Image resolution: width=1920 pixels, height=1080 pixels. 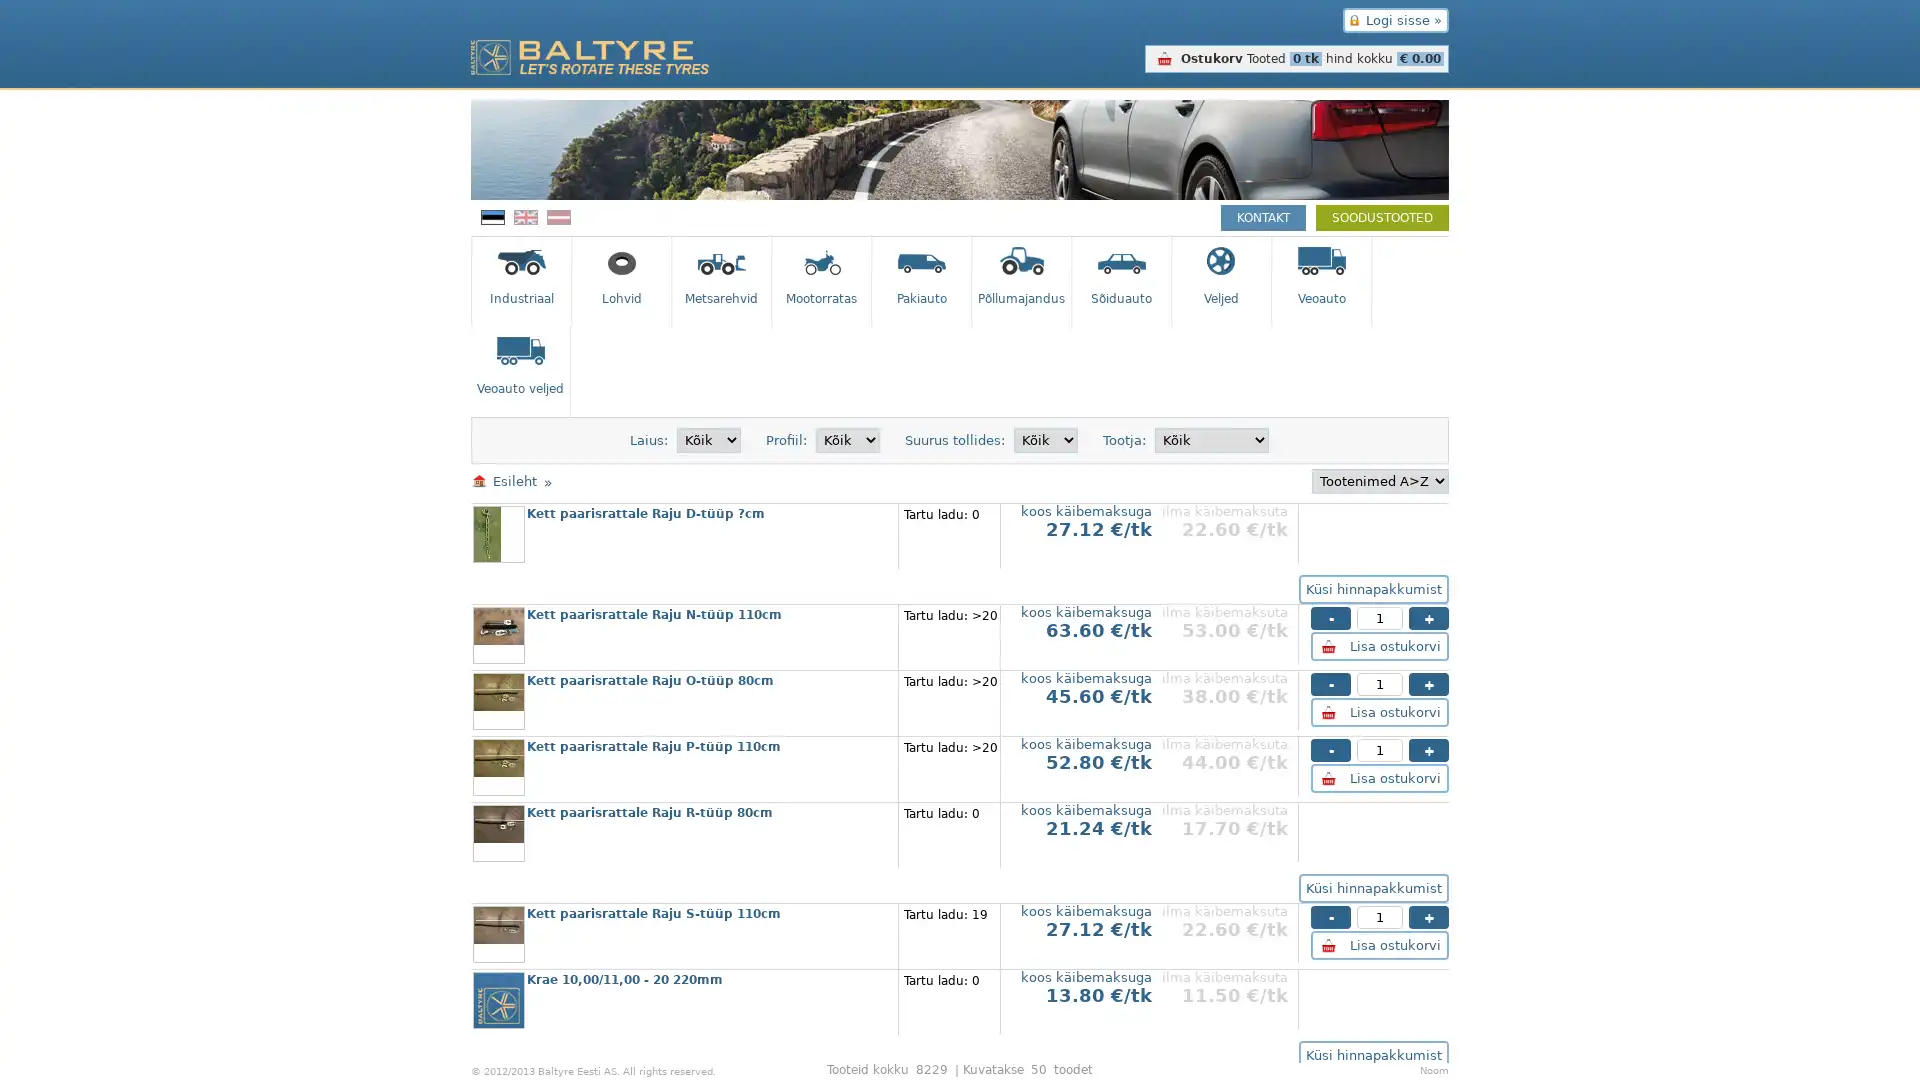 I want to click on -, so click(x=1330, y=617).